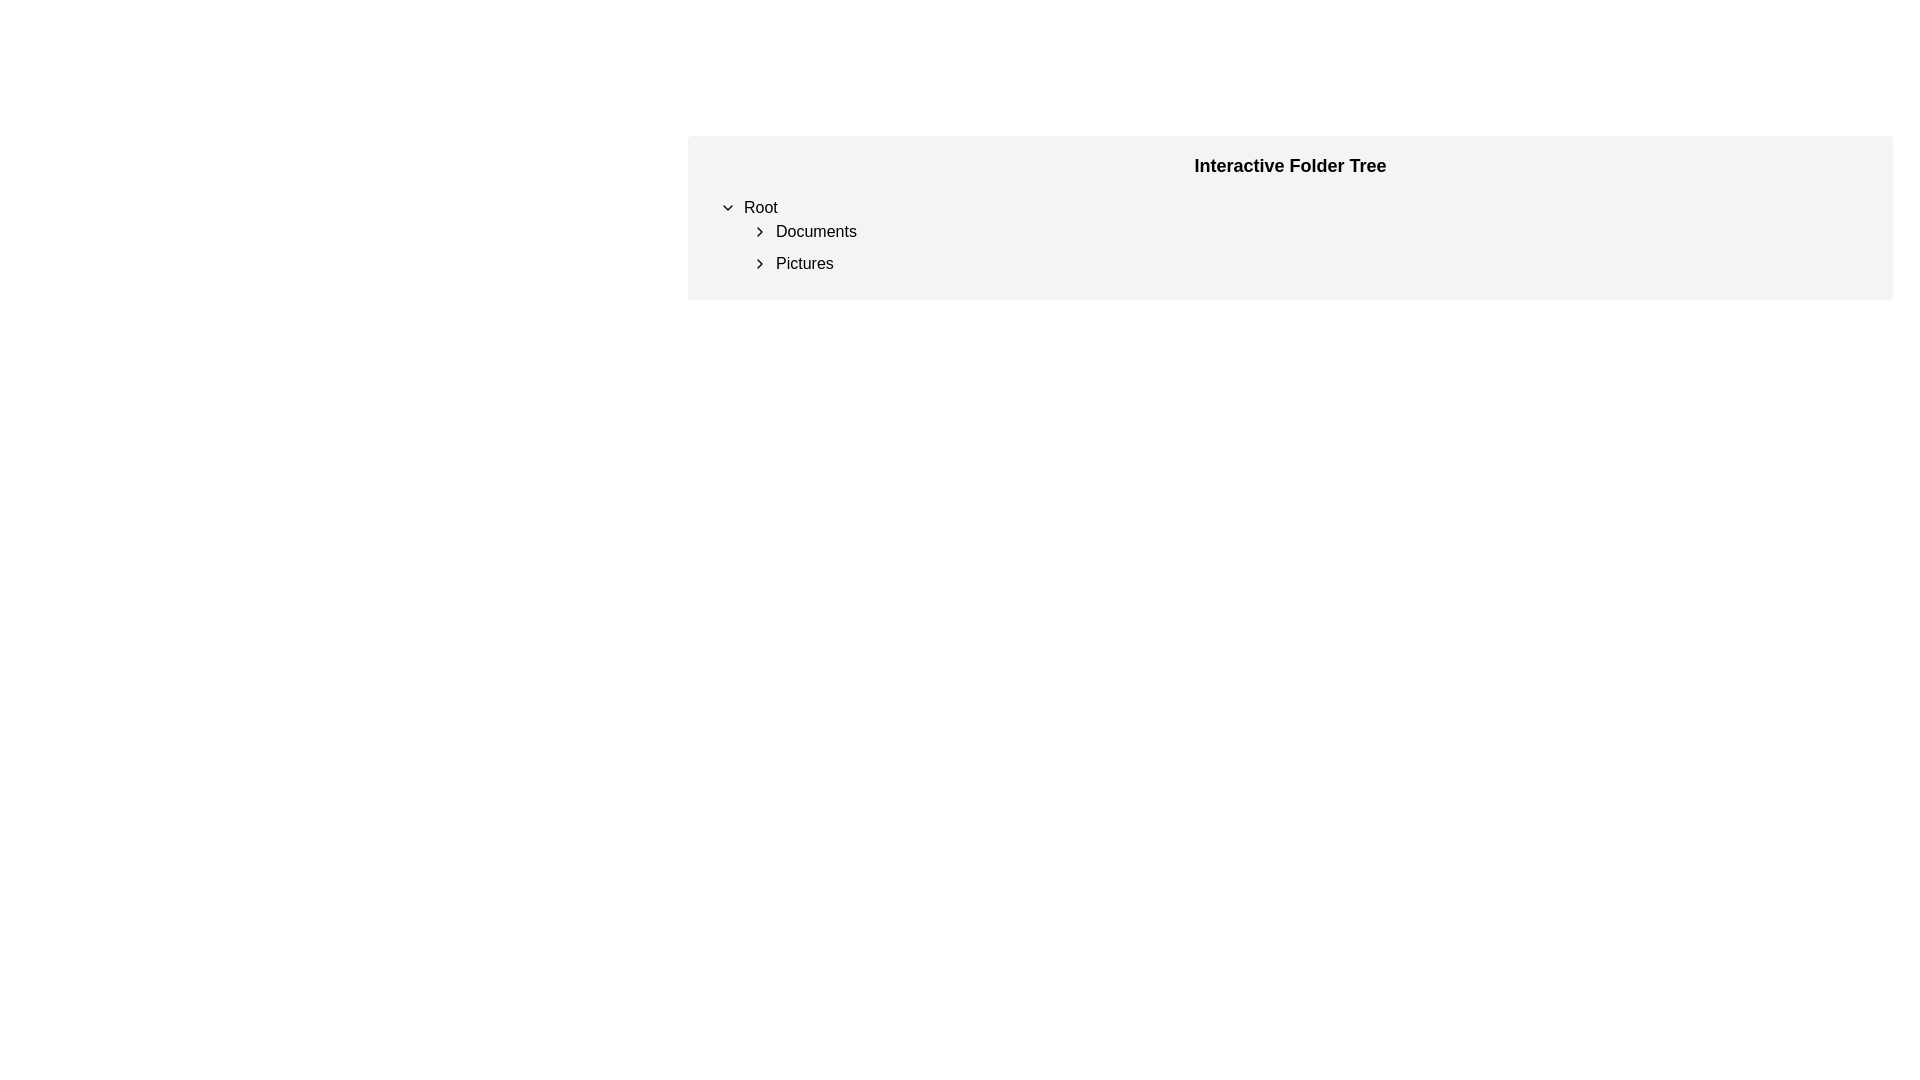 Image resolution: width=1920 pixels, height=1080 pixels. I want to click on the rightward chevron icon, which is styled with thin black lines and positioned to the left of the 'Documents' text, so click(758, 230).